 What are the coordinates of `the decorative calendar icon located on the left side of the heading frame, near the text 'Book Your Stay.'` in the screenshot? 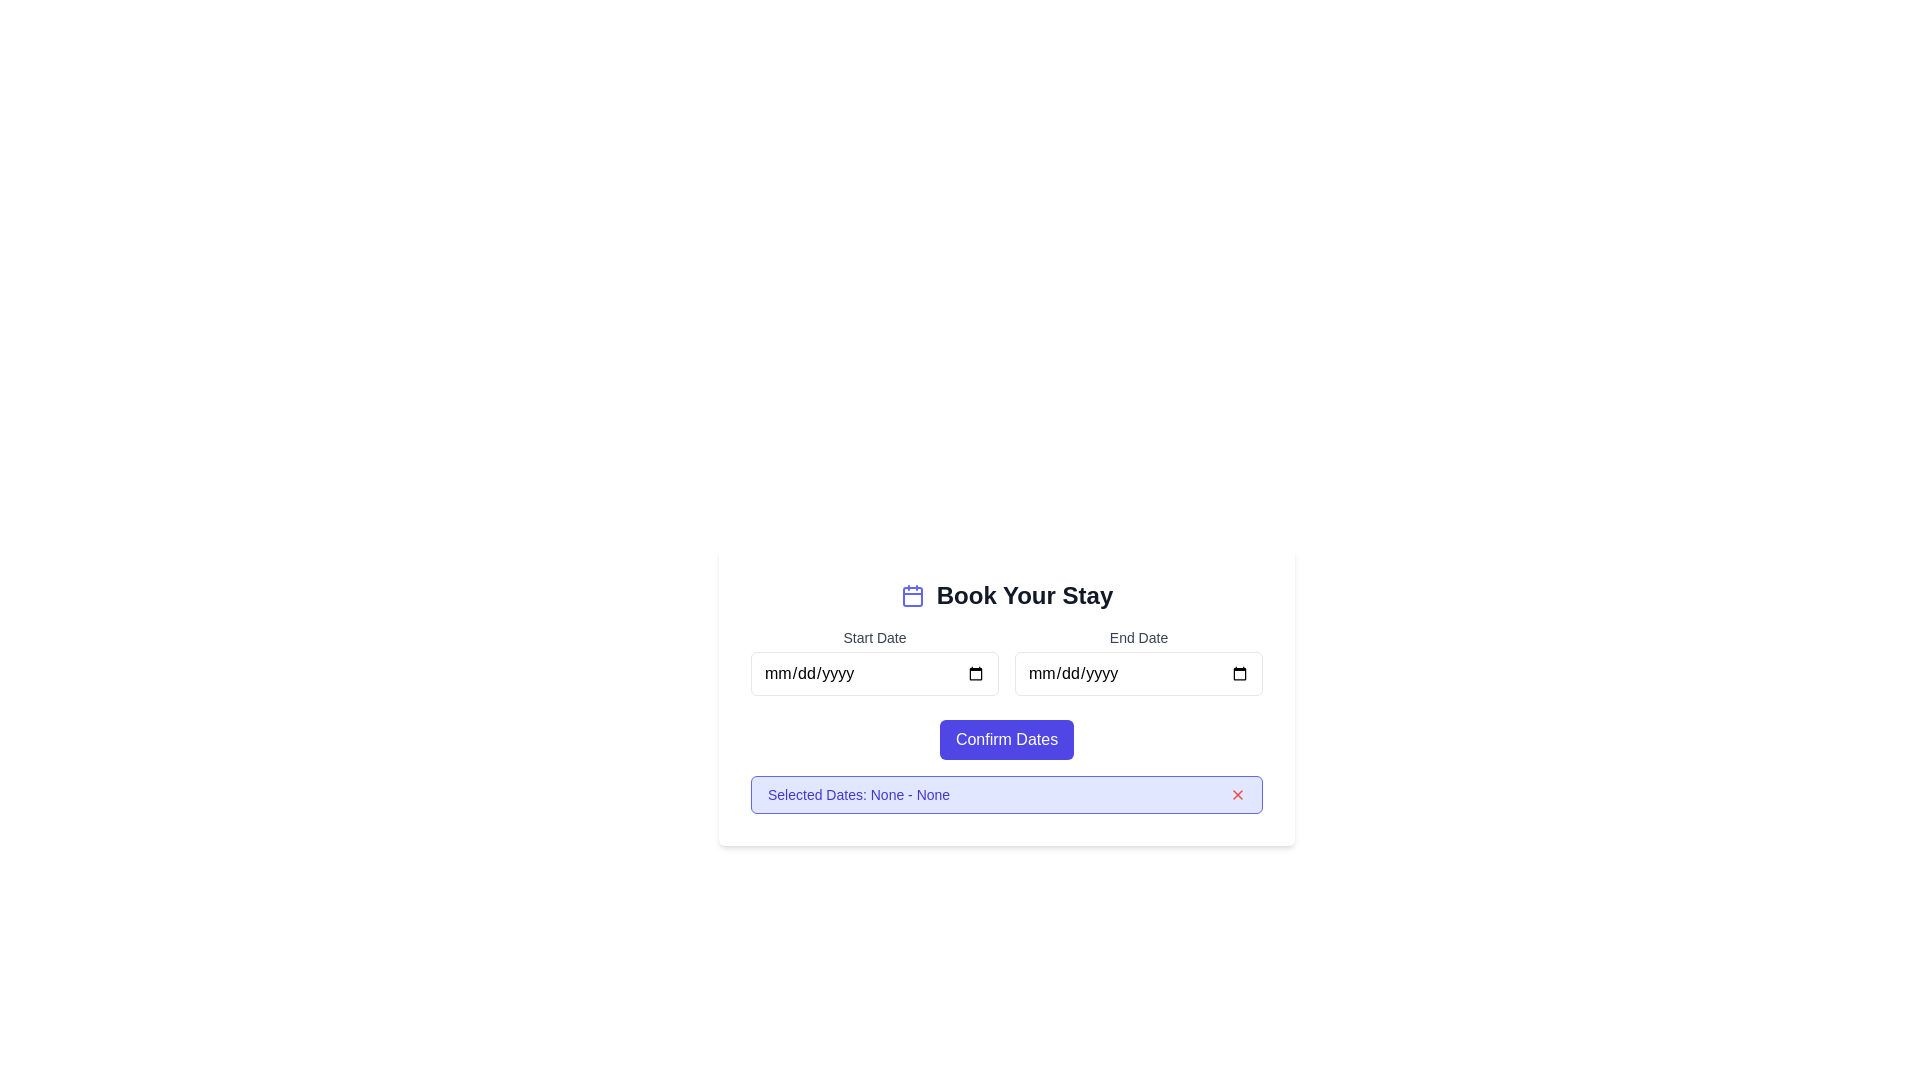 It's located at (911, 595).